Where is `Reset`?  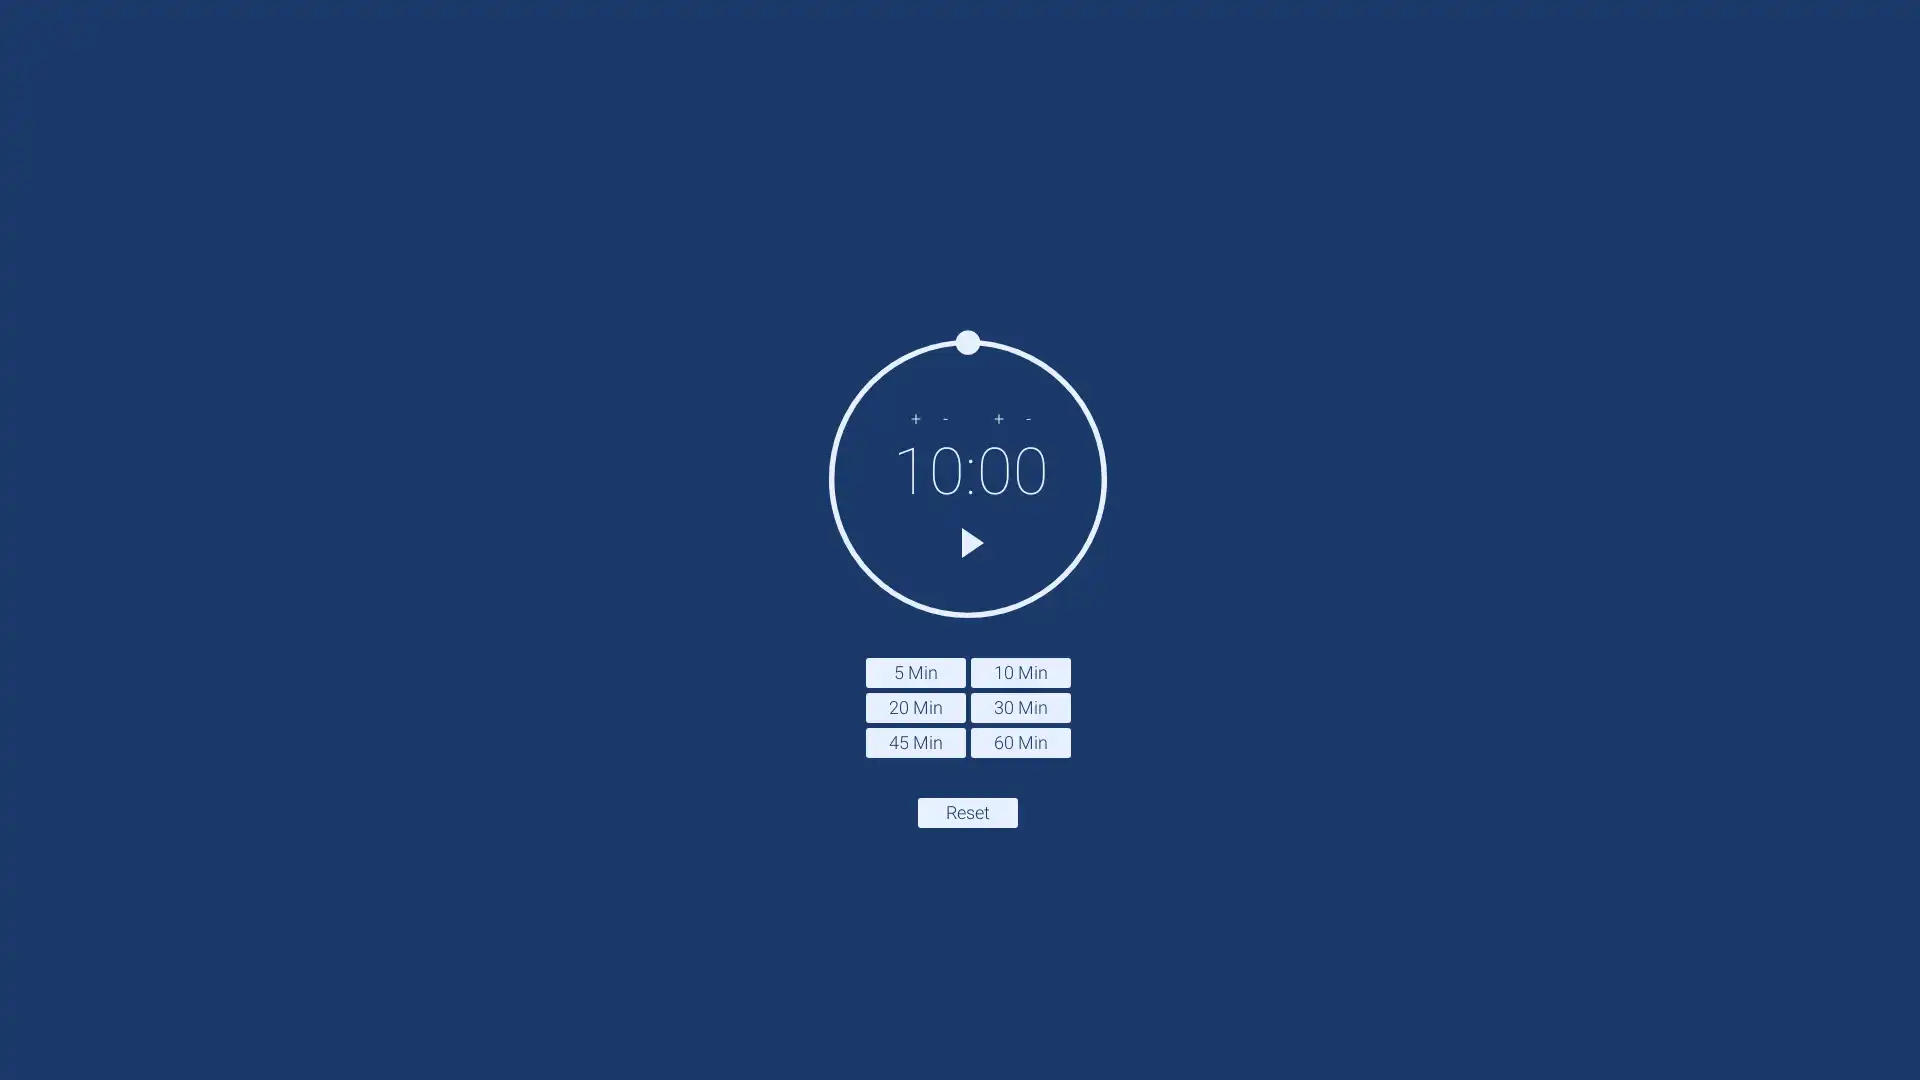
Reset is located at coordinates (968, 812).